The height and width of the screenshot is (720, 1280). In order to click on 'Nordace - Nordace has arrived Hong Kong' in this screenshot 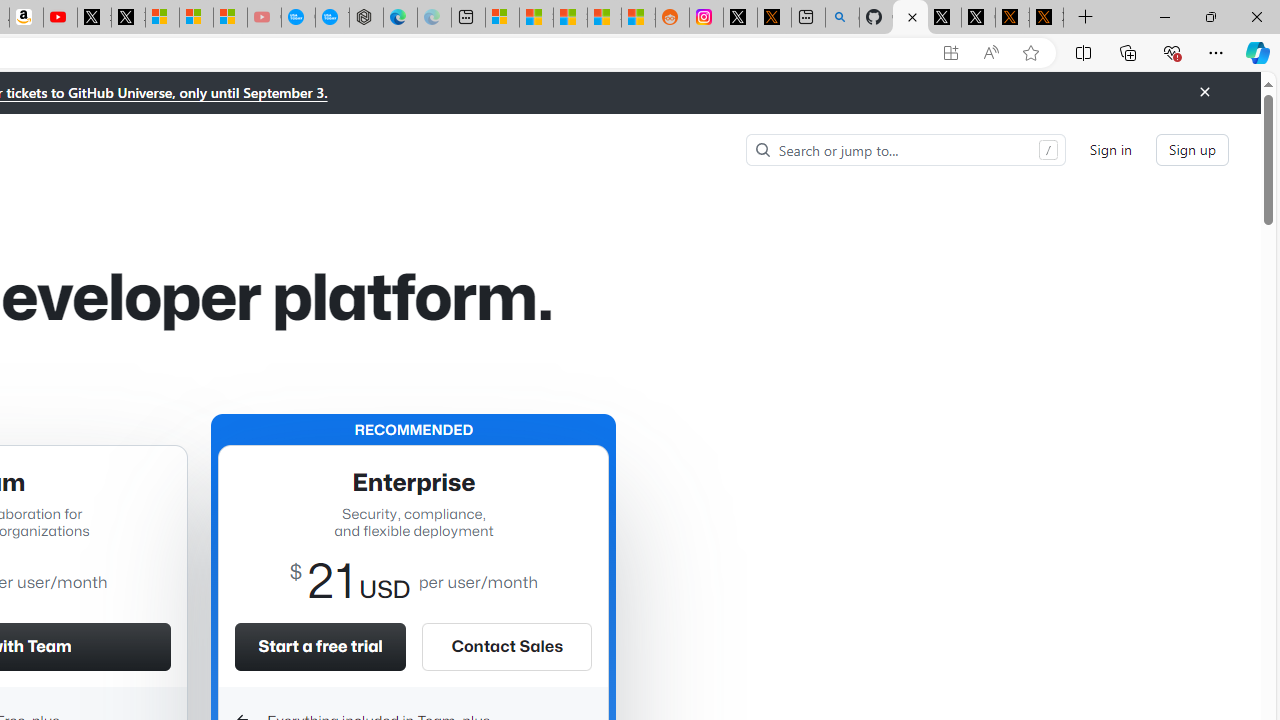, I will do `click(366, 17)`.